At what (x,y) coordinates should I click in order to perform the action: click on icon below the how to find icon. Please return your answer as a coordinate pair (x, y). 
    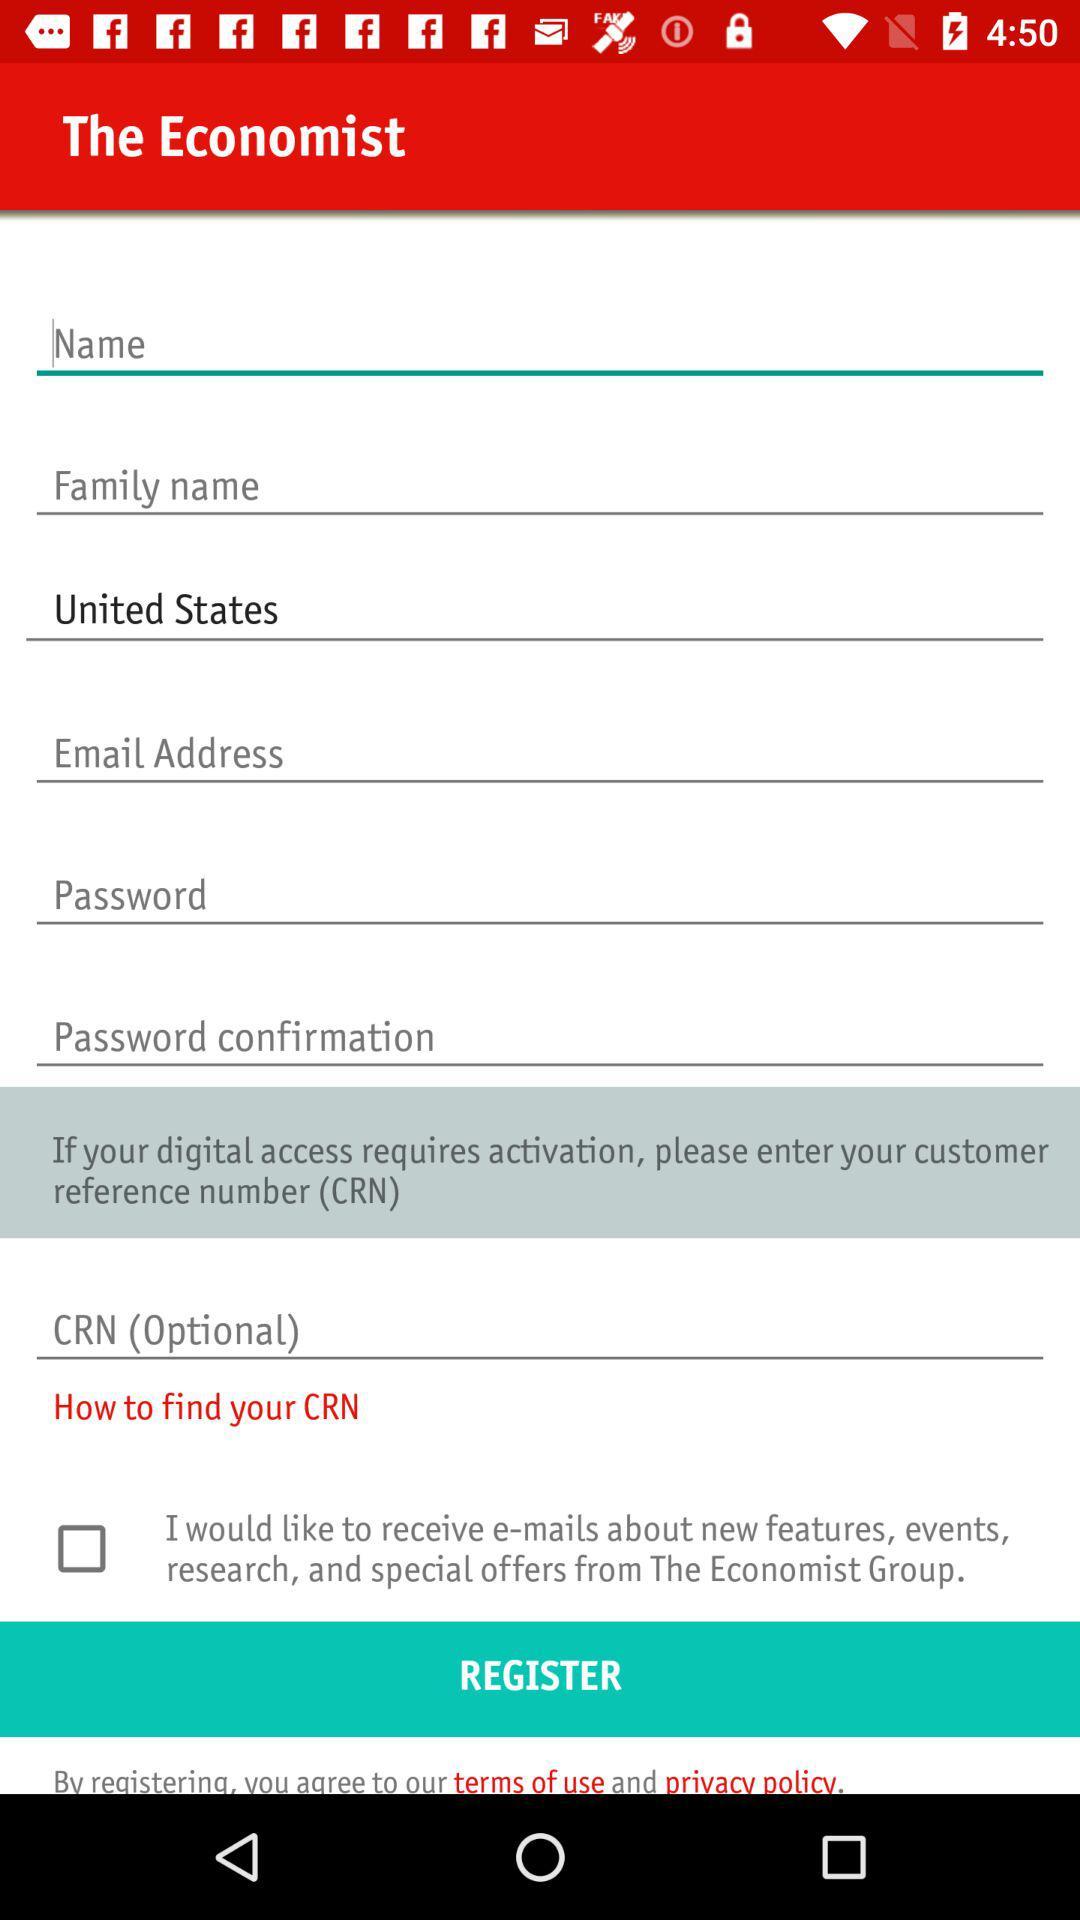
    Looking at the image, I should click on (92, 1547).